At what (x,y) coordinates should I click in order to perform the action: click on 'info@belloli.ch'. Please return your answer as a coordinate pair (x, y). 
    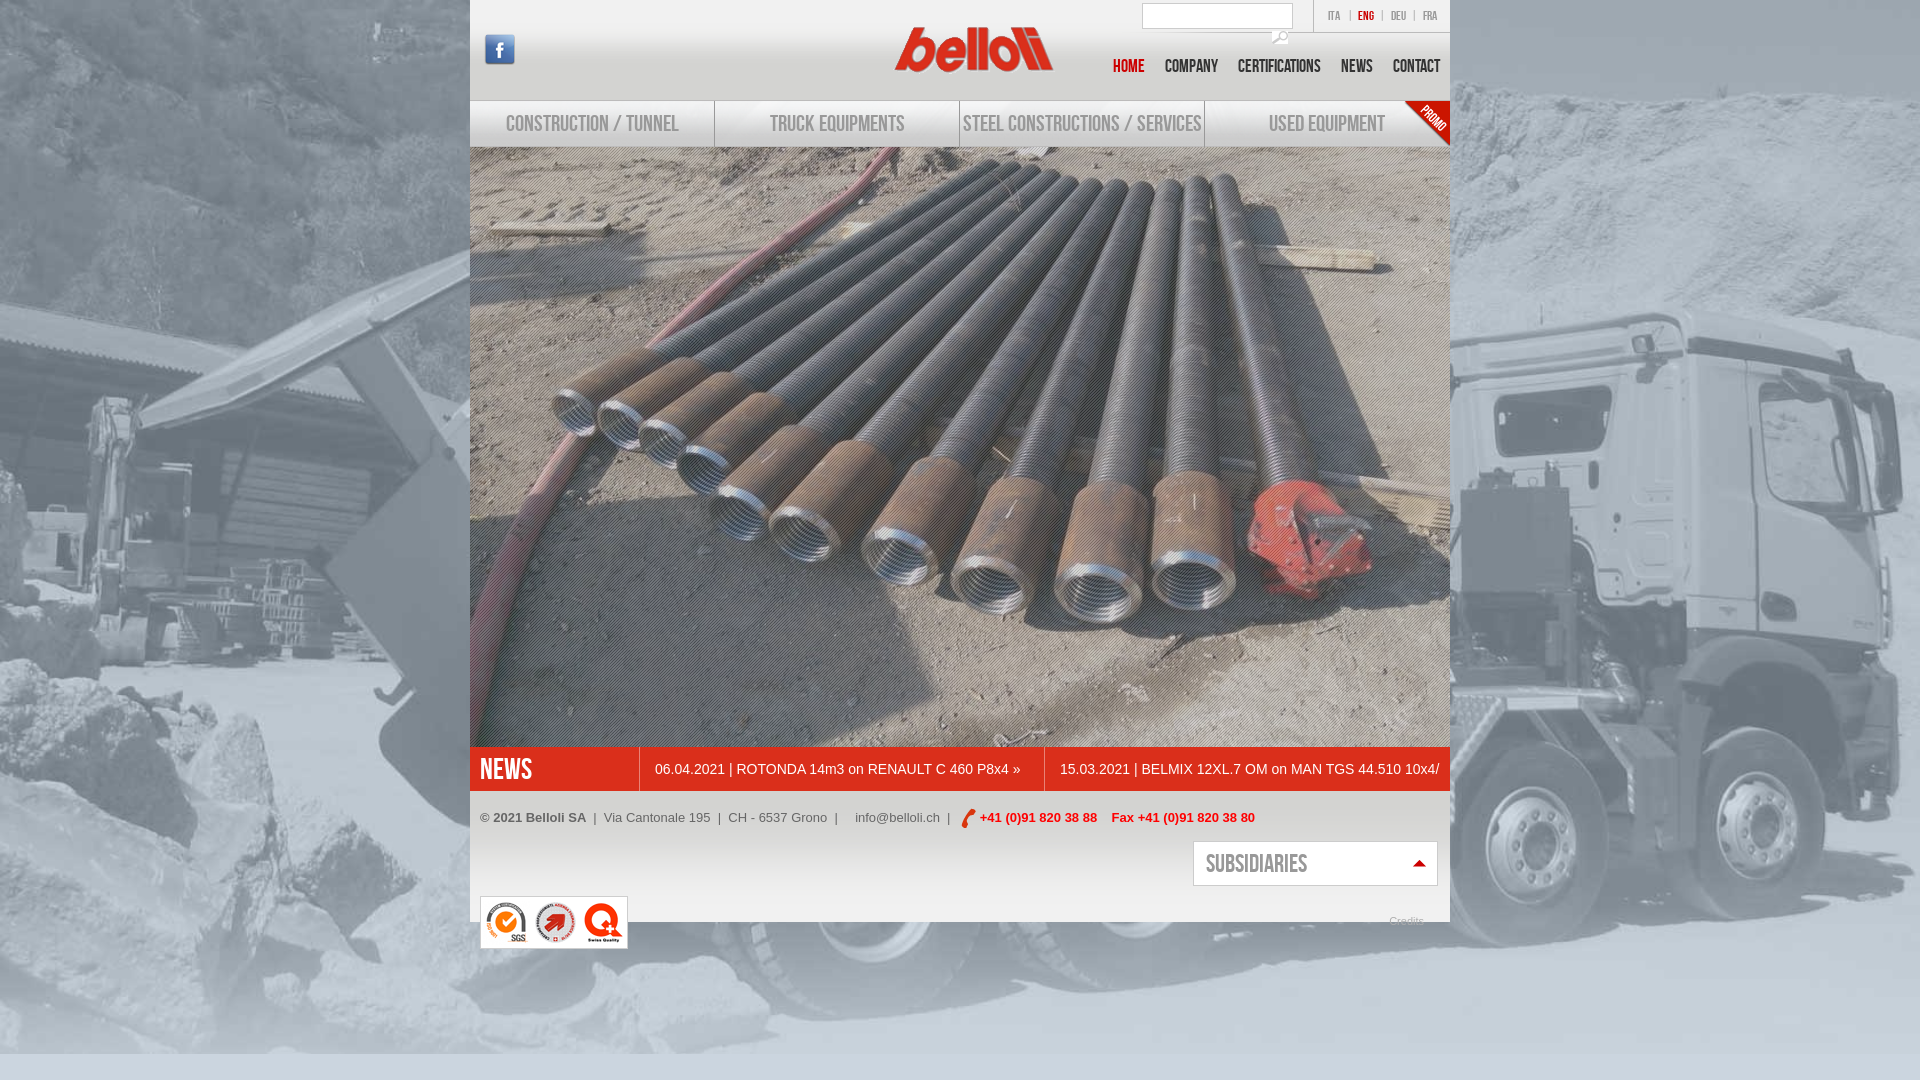
    Looking at the image, I should click on (896, 817).